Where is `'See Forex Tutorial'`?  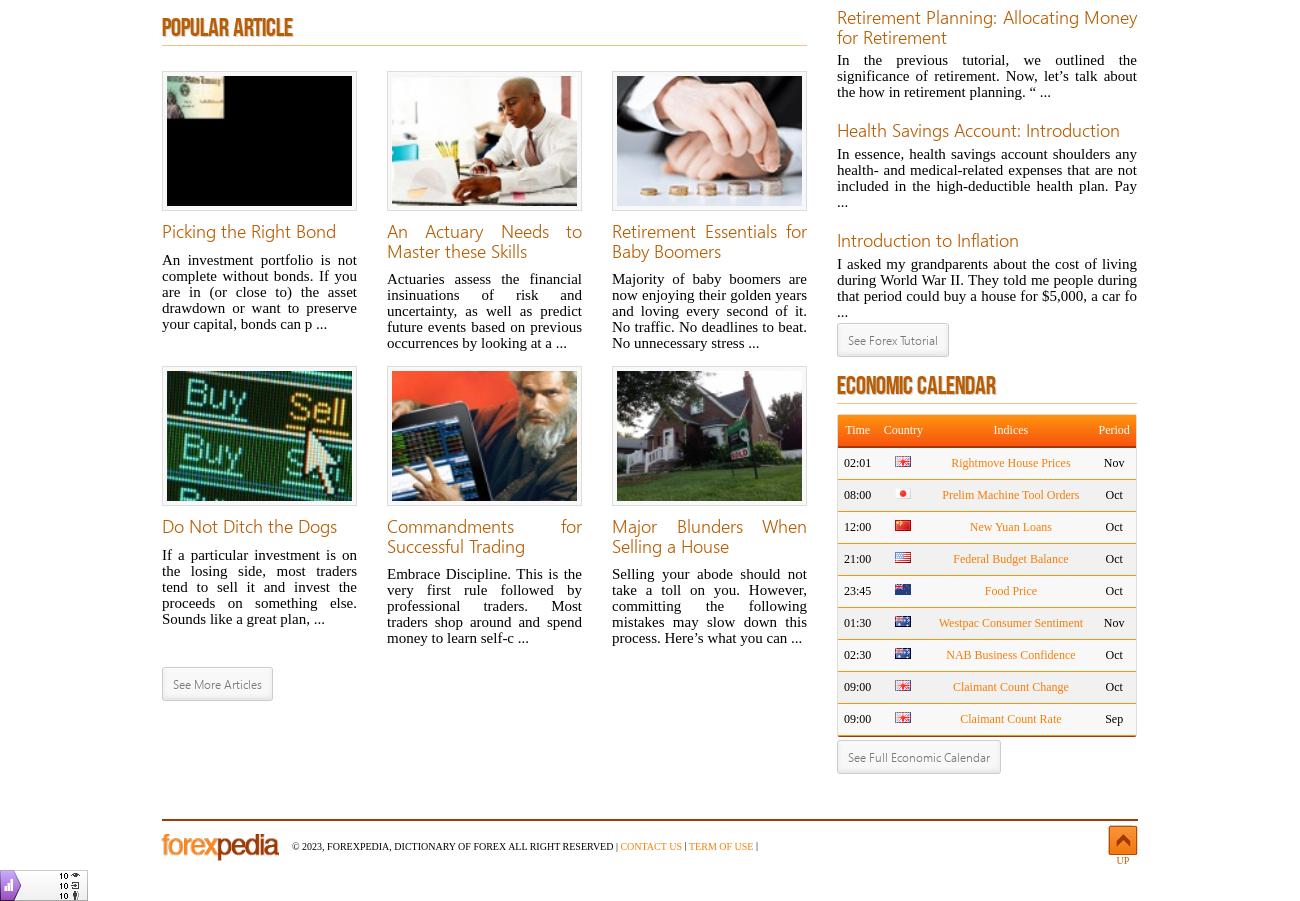
'See Forex Tutorial' is located at coordinates (847, 340).